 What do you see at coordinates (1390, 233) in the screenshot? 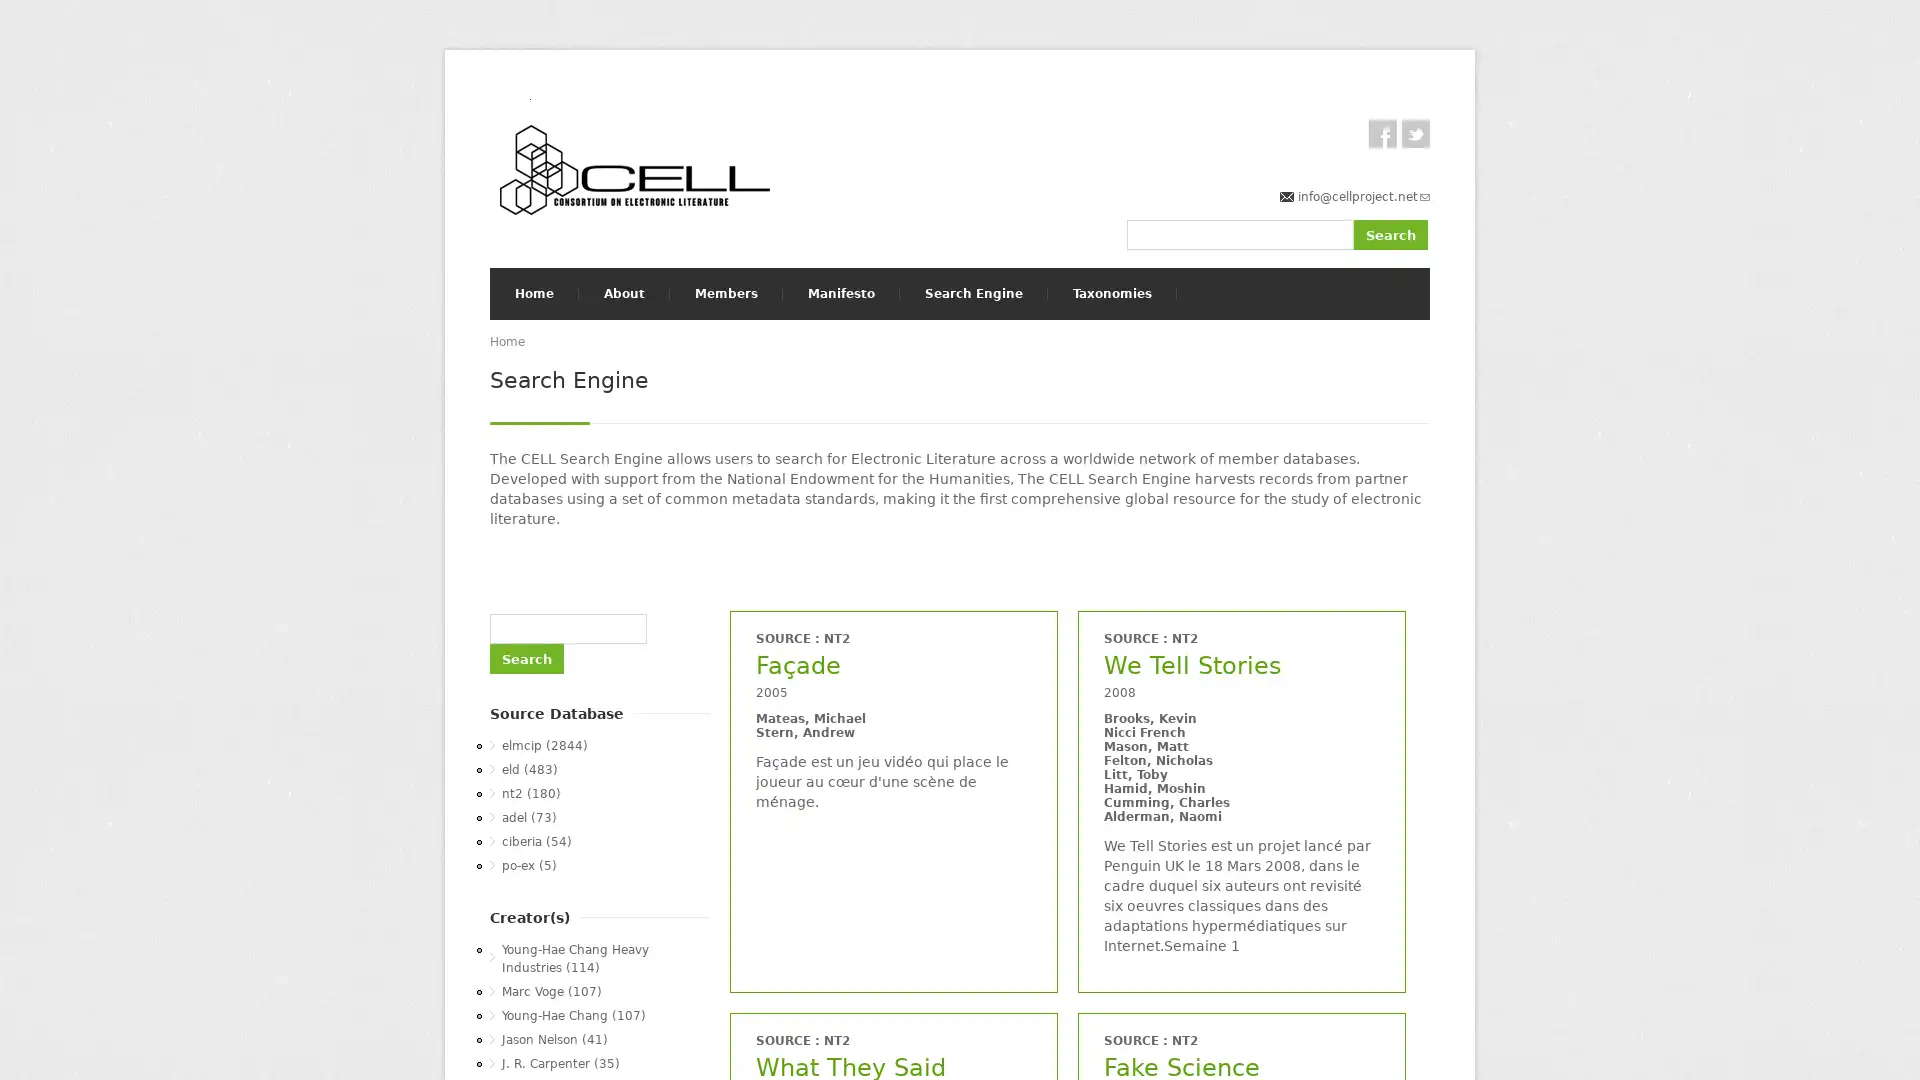
I see `Search` at bounding box center [1390, 233].